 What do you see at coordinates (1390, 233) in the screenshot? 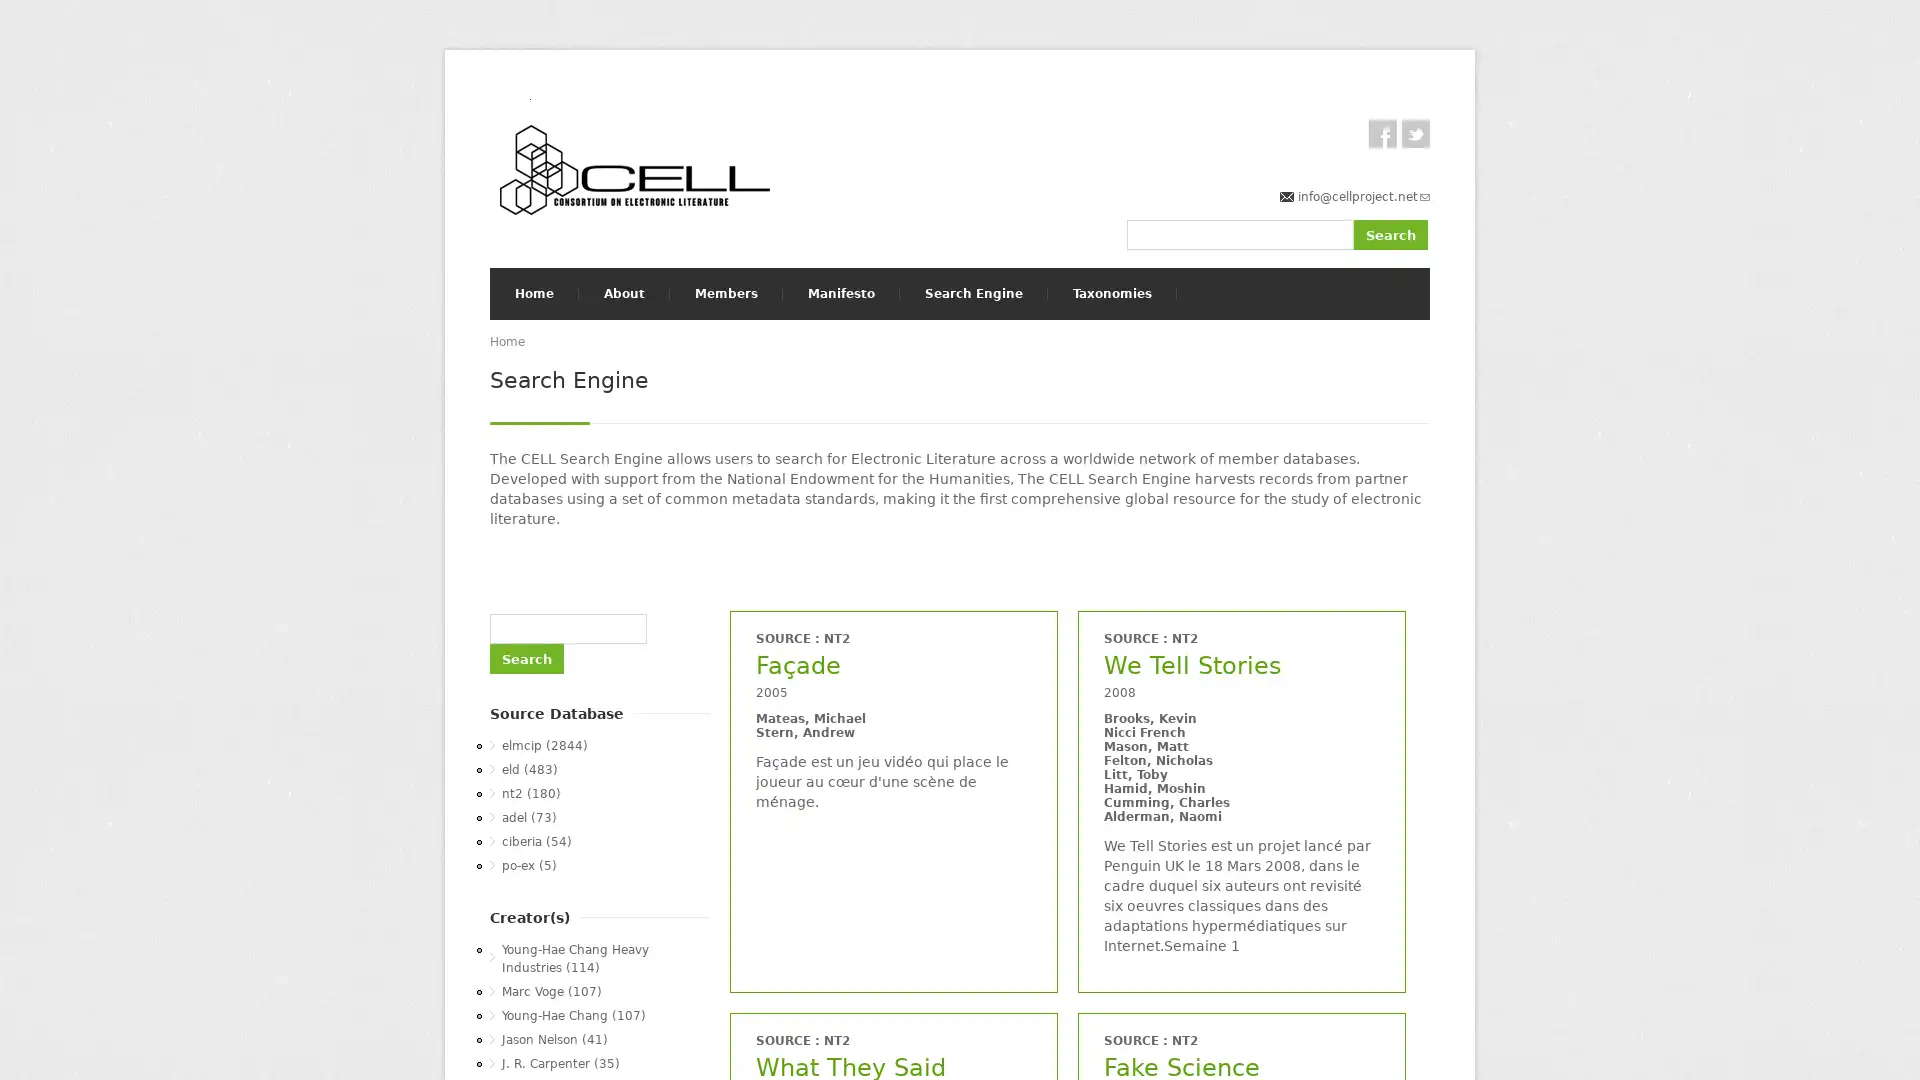
I see `Search` at bounding box center [1390, 233].